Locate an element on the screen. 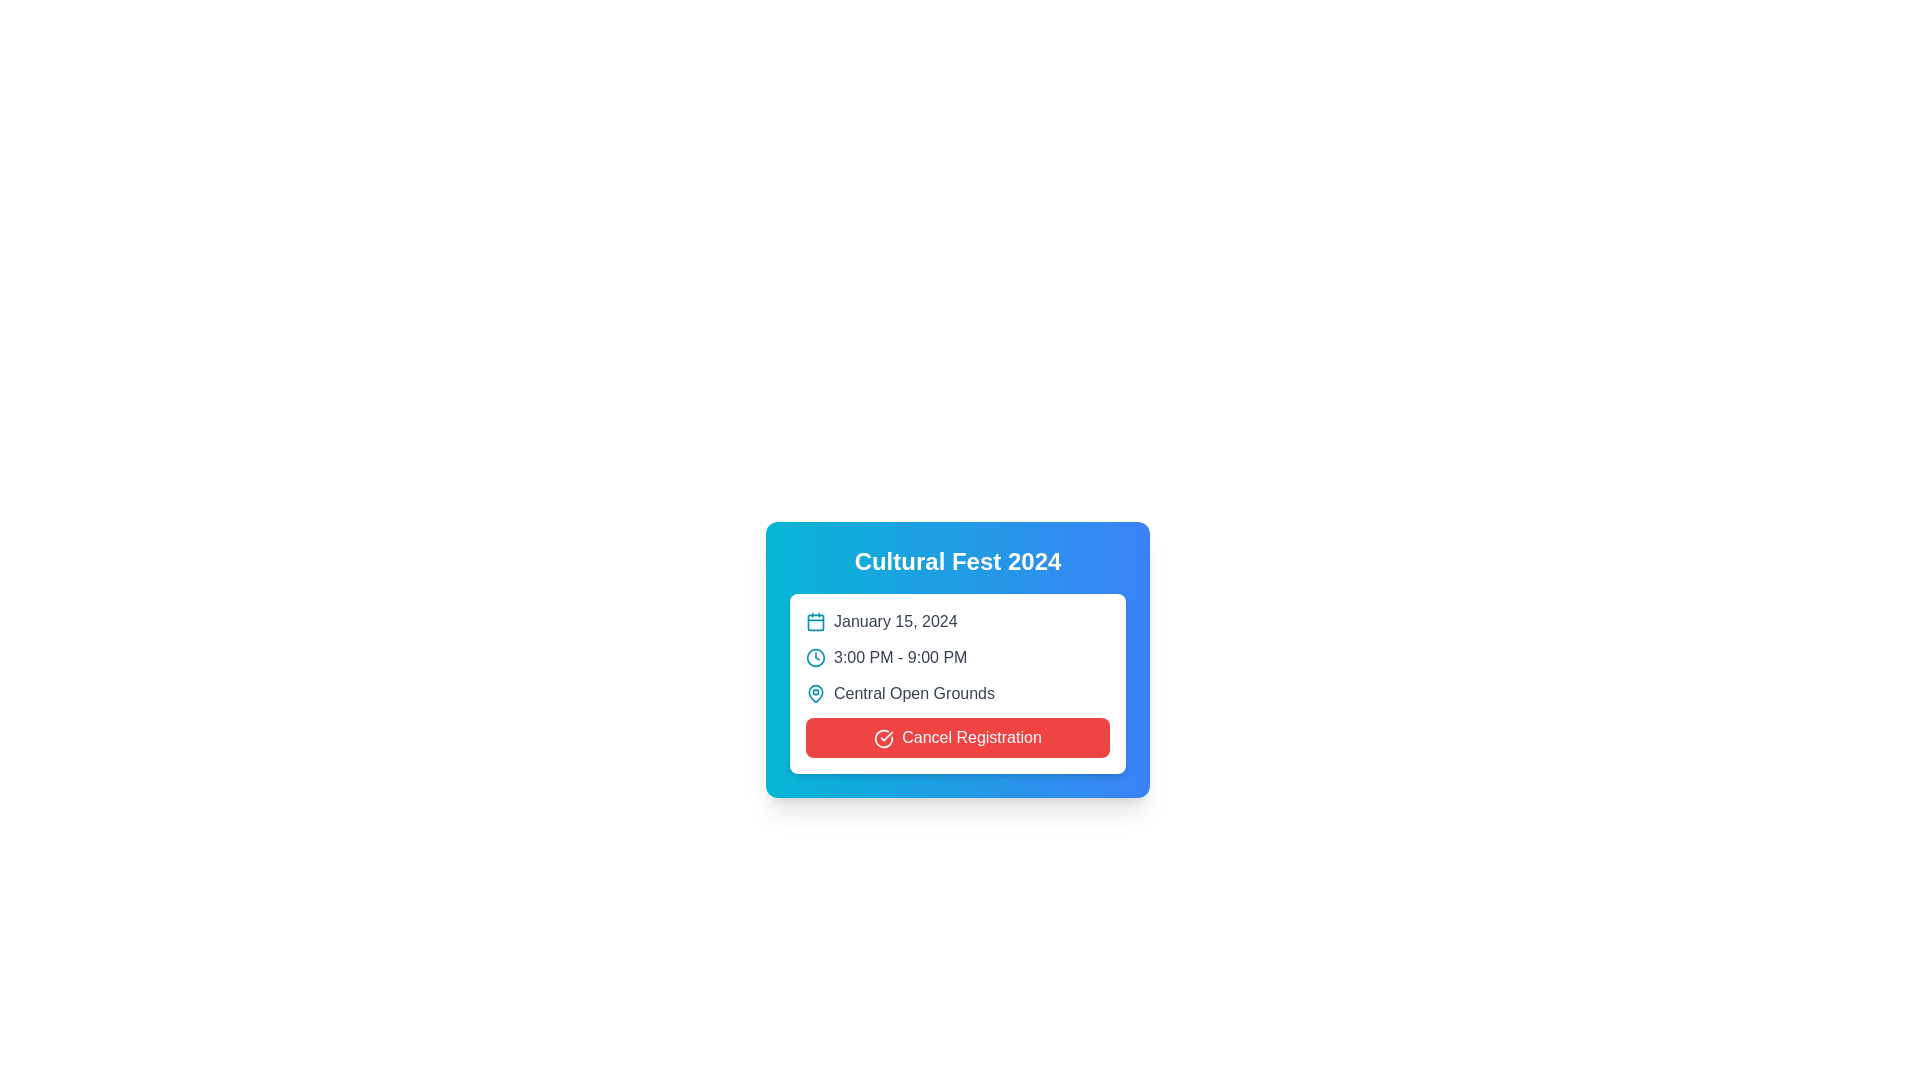  the static text label that conveys the location information of the event, positioned in the bottom middle section of the event details card, to the right of the map pin icon is located at coordinates (913, 693).